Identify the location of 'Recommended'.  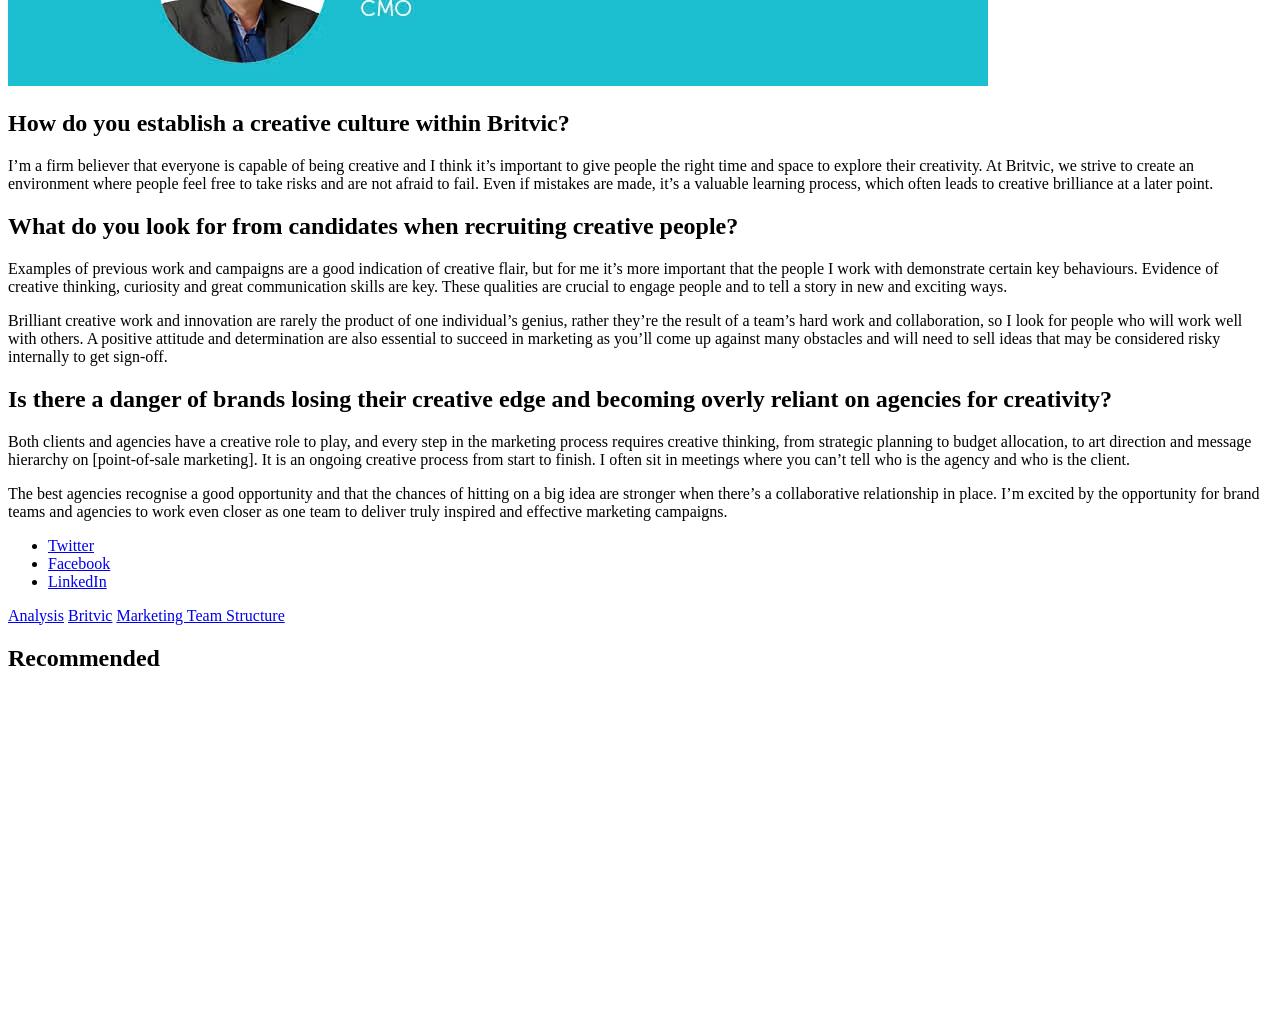
(82, 656).